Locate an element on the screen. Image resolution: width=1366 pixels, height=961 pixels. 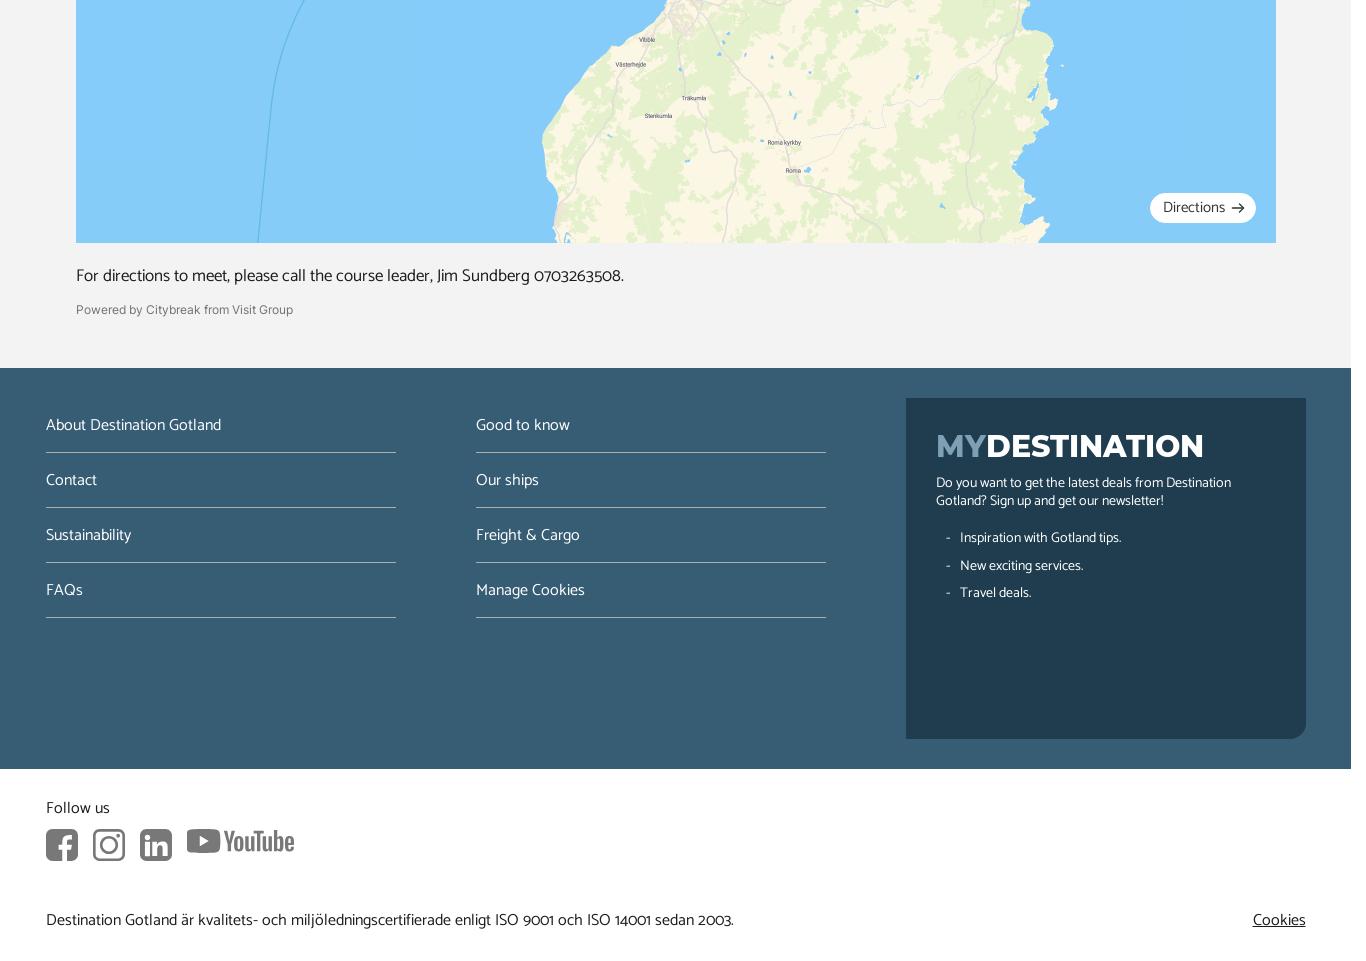
'Contact' is located at coordinates (70, 478).